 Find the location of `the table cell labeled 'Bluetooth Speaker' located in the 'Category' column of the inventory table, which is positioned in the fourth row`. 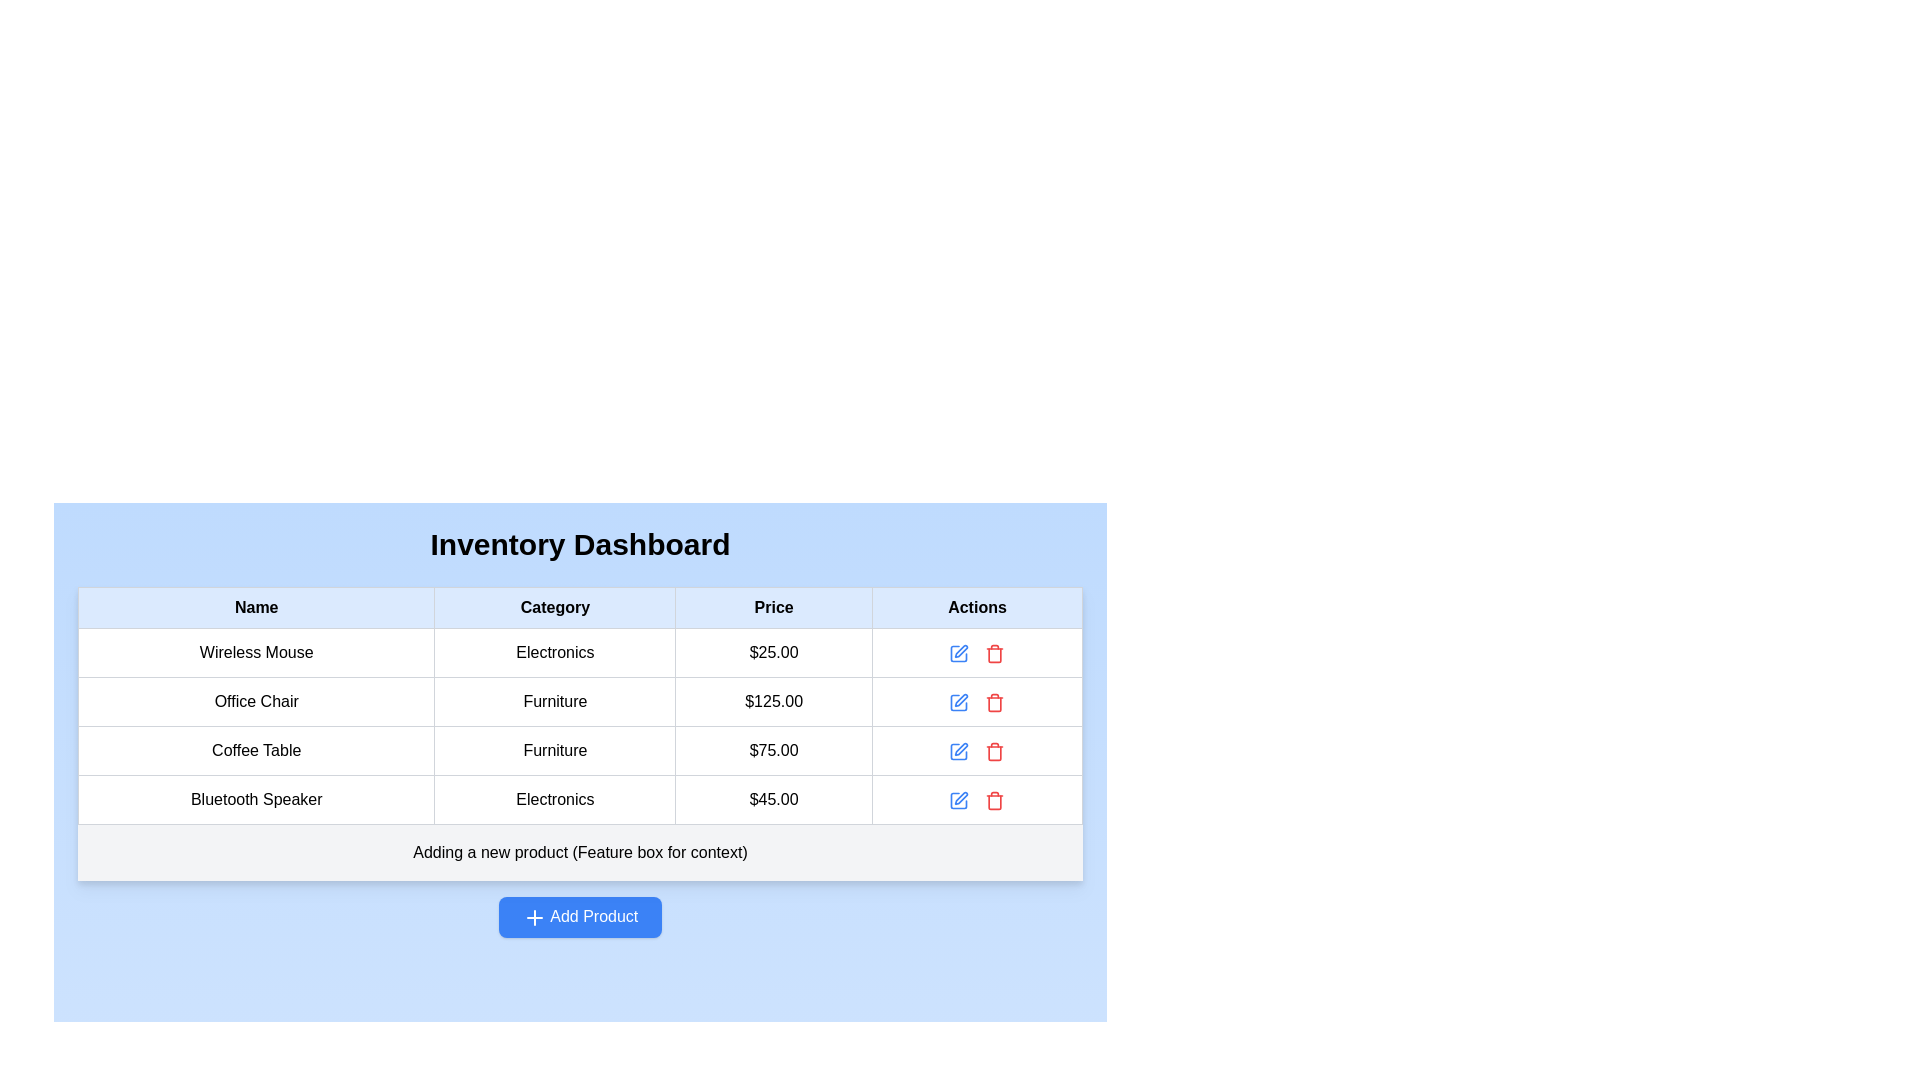

the table cell labeled 'Bluetooth Speaker' located in the 'Category' column of the inventory table, which is positioned in the fourth row is located at coordinates (579, 798).